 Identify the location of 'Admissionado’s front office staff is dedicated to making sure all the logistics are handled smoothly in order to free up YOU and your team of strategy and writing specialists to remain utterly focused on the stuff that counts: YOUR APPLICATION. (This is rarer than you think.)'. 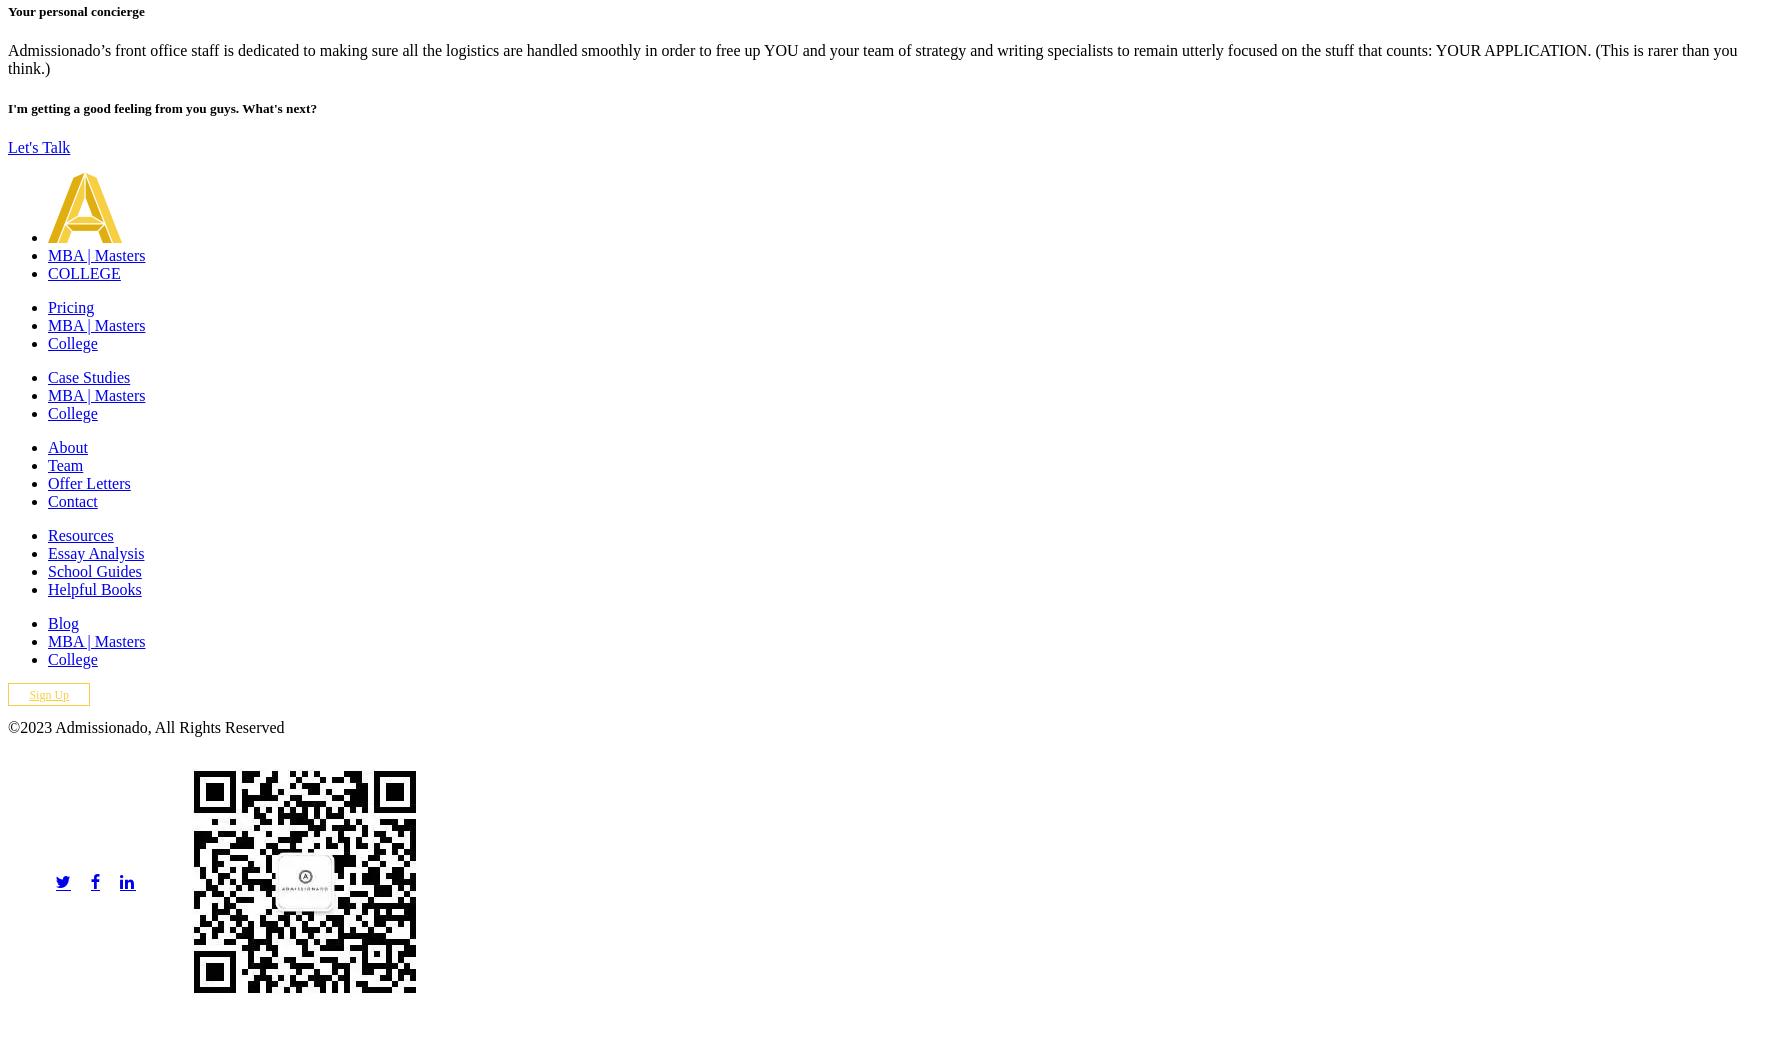
(6, 59).